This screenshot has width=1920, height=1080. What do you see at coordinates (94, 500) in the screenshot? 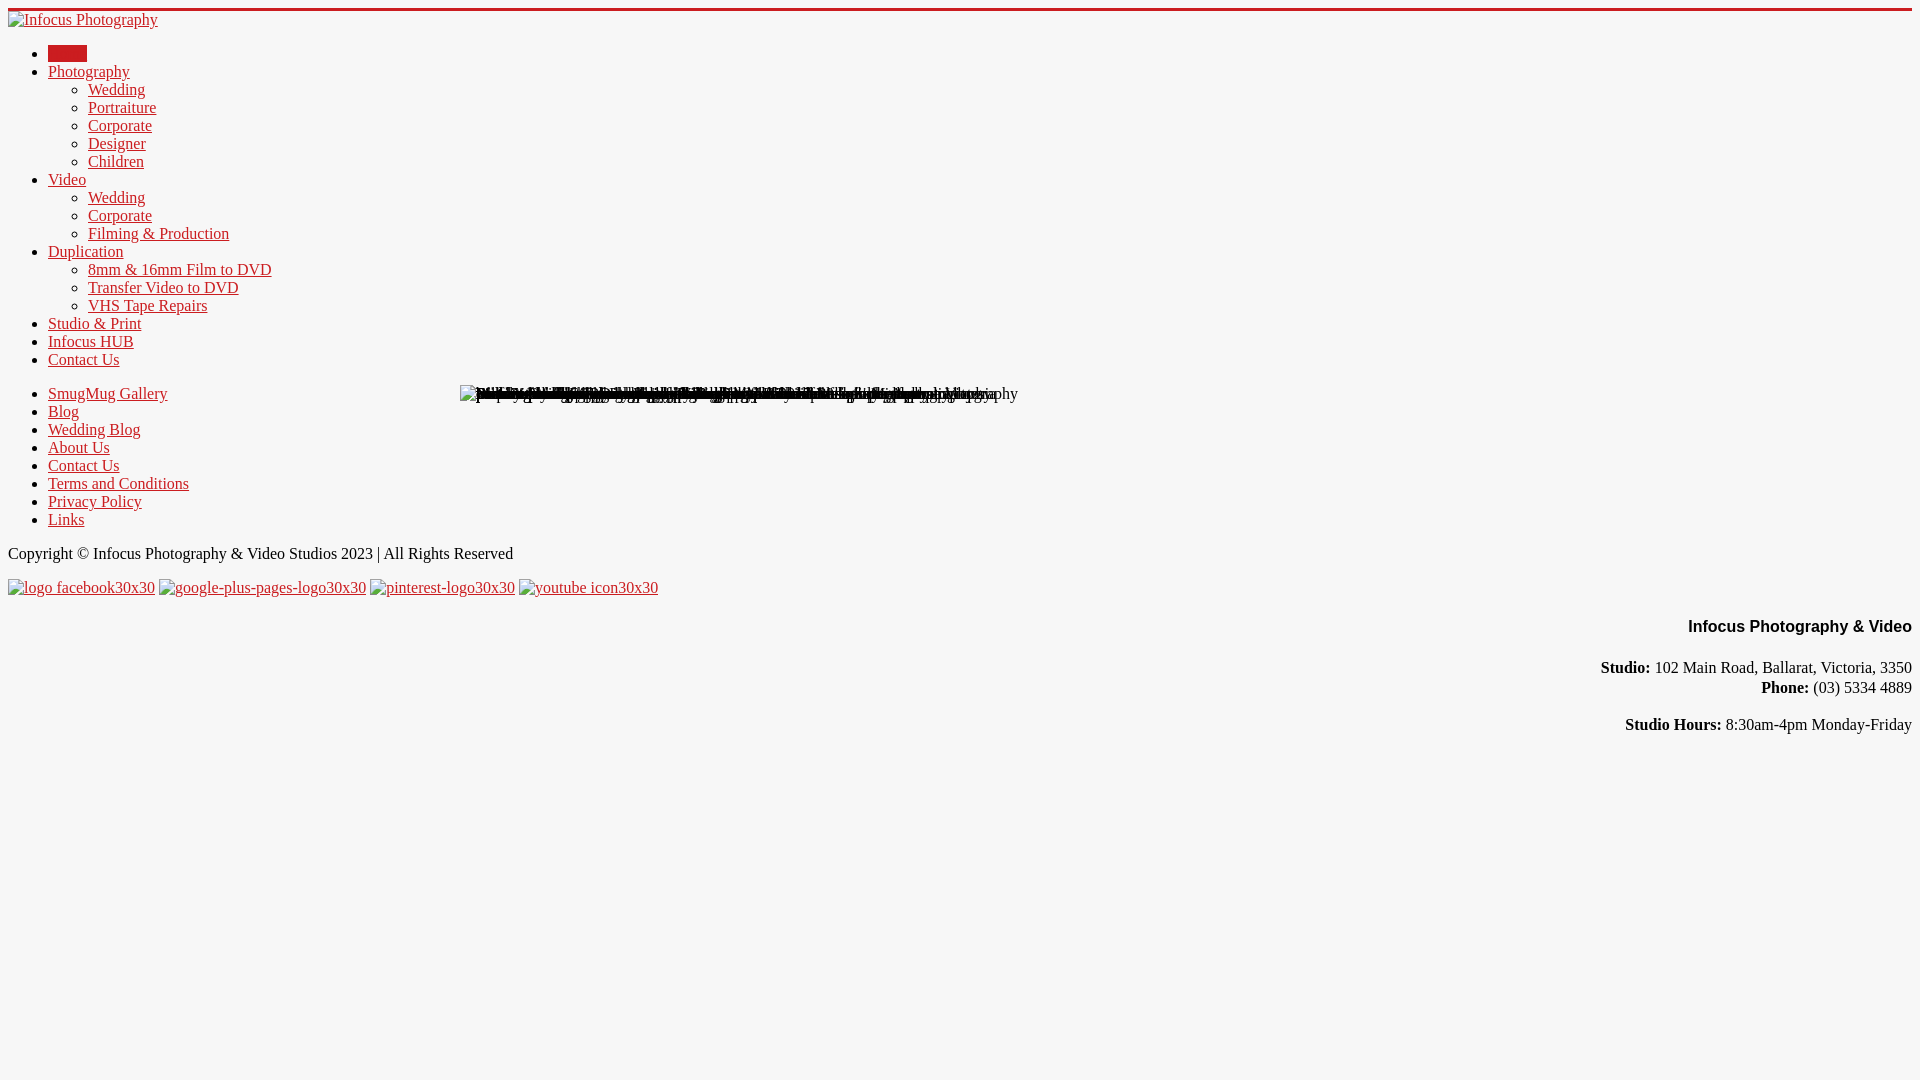
I see `'Privacy Policy'` at bounding box center [94, 500].